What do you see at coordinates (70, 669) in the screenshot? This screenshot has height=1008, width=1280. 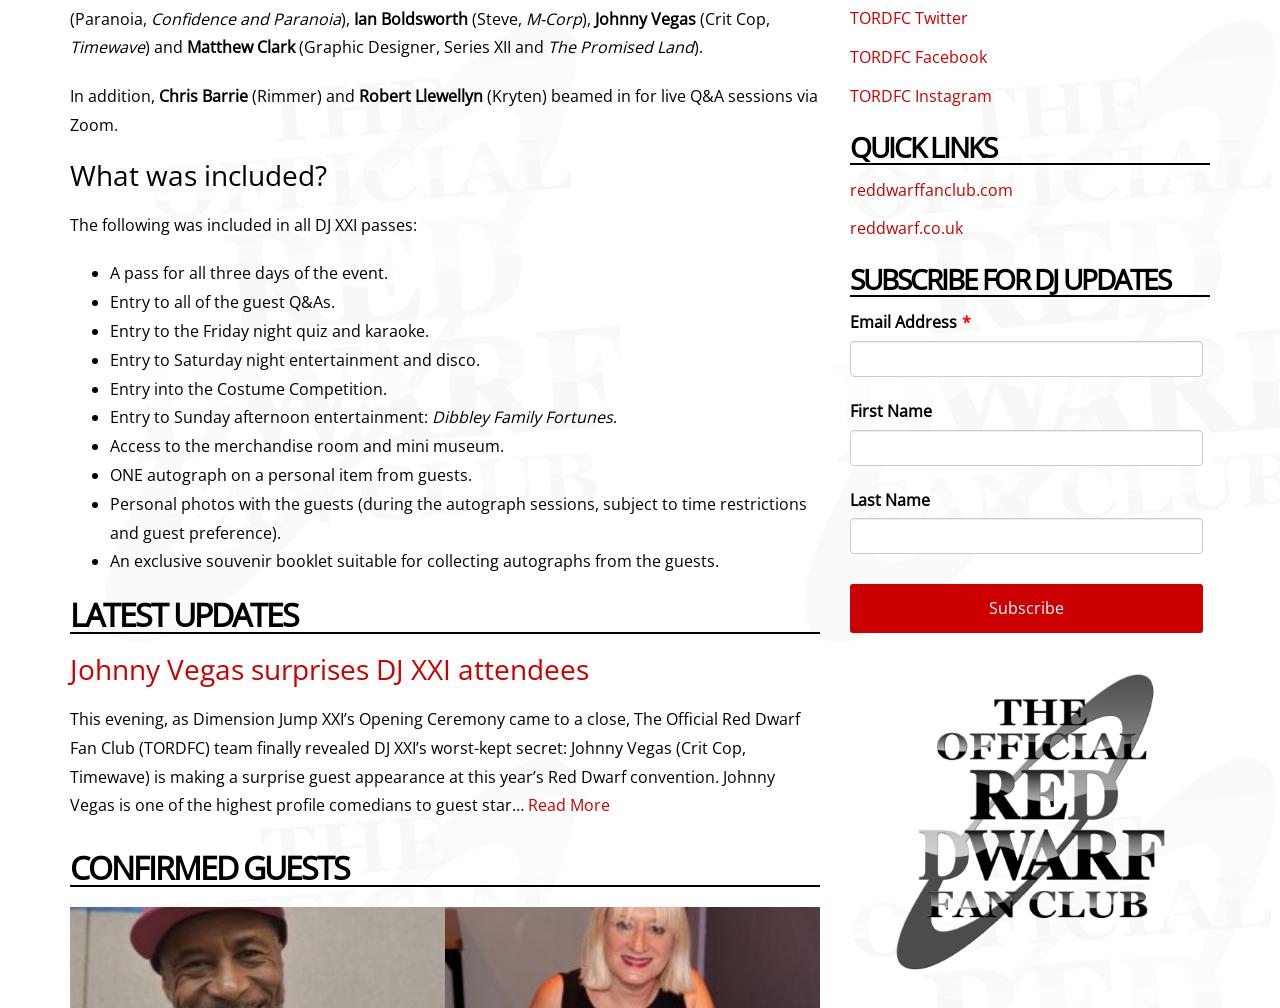 I see `'Johnny Vegas surprises DJ XXI attendees'` at bounding box center [70, 669].